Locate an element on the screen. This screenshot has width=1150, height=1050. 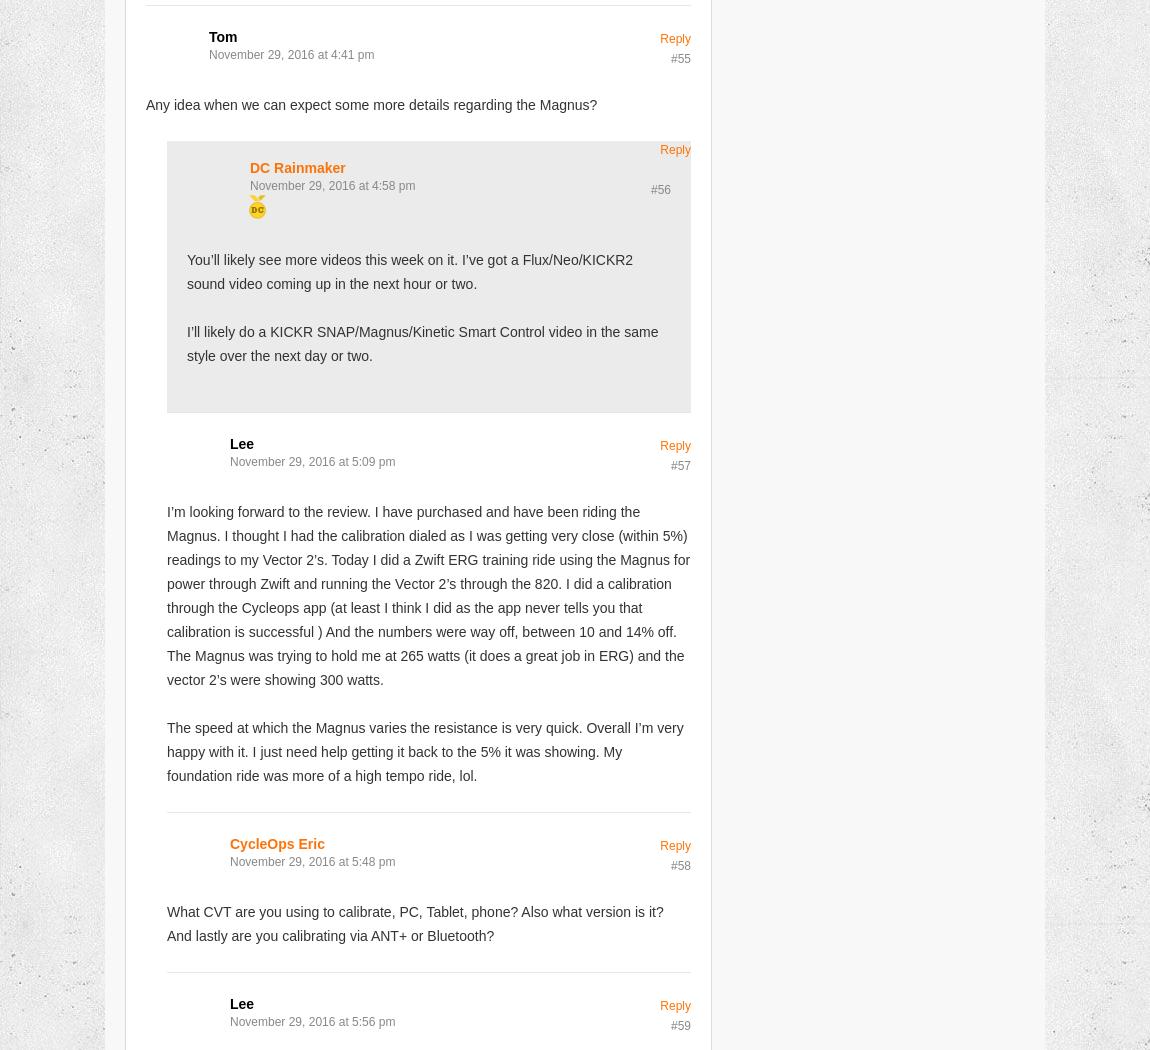
'#56' is located at coordinates (659, 188).